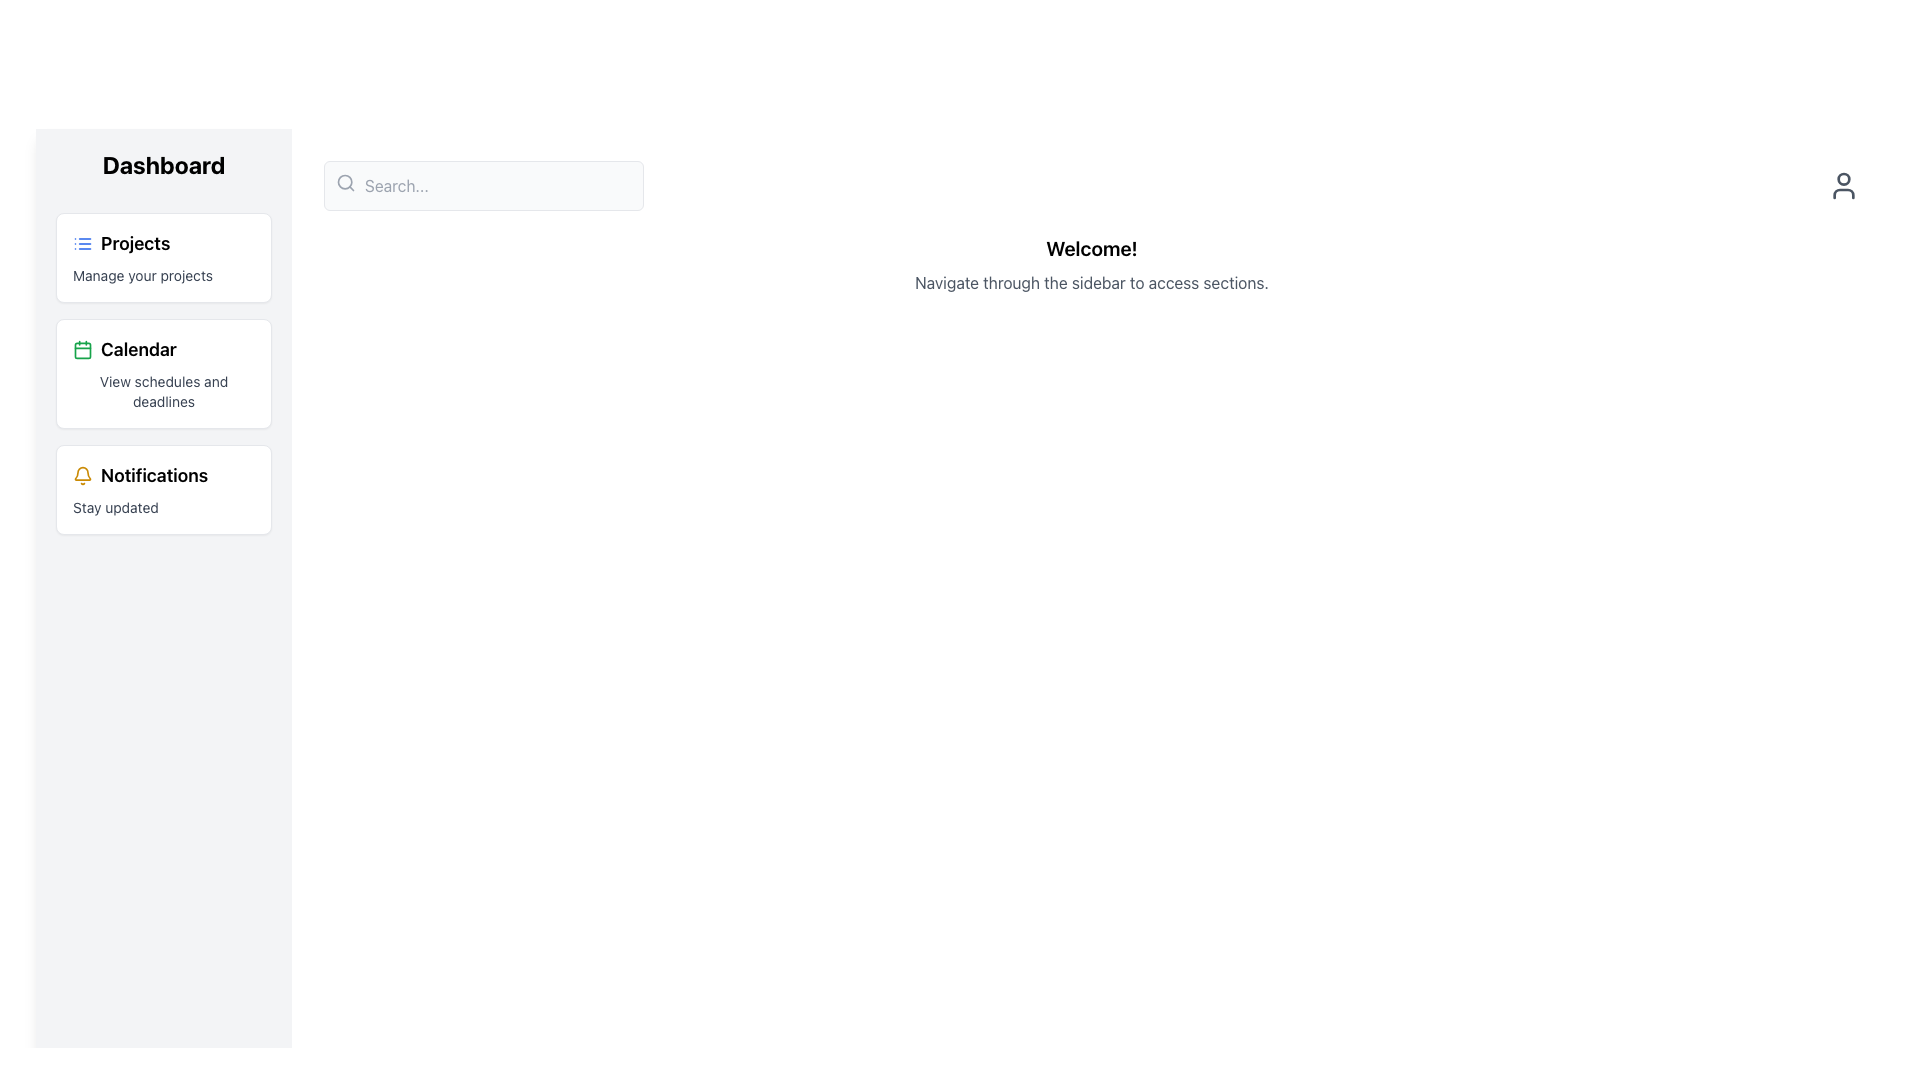 This screenshot has height=1080, width=1920. I want to click on the text label displaying 'View schedules and deadlines' located below the 'Calendar' heading in the sidebar, so click(163, 392).